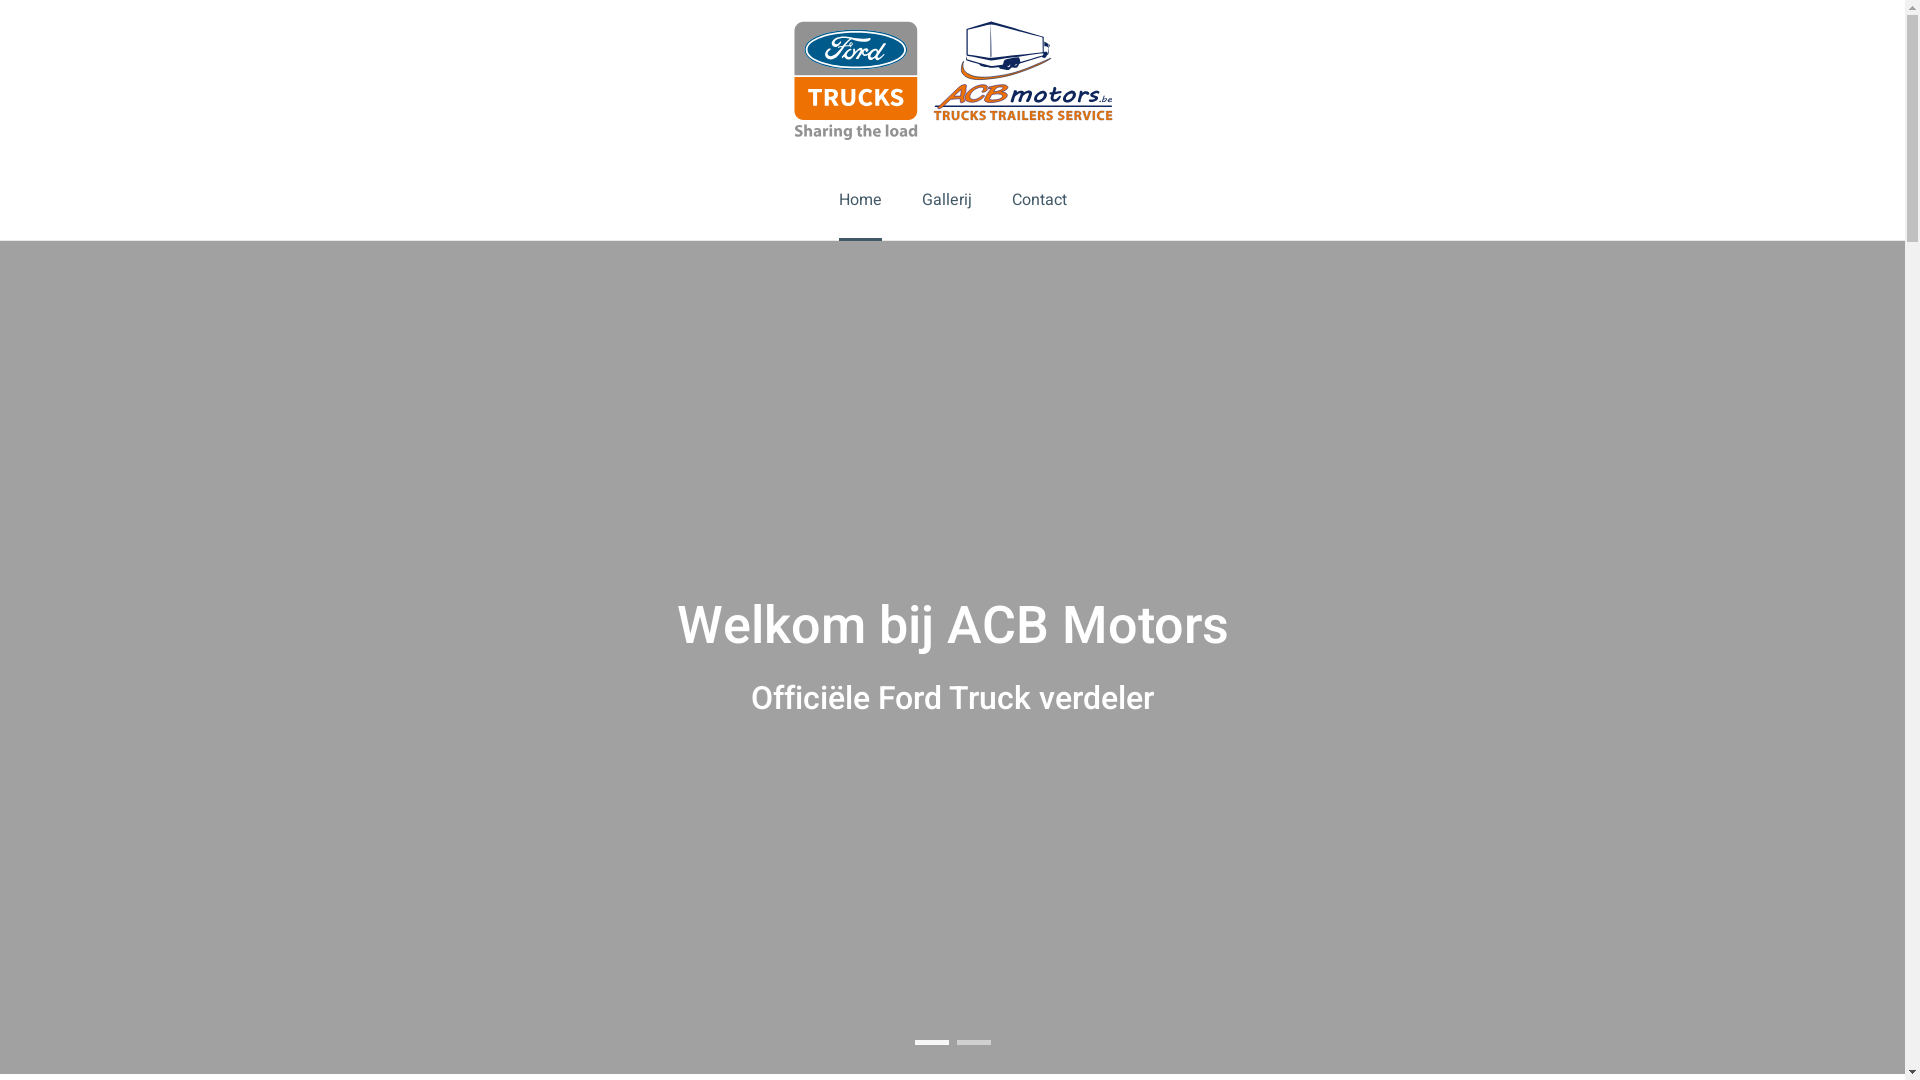  What do you see at coordinates (973, 1041) in the screenshot?
I see `'The new big` at bounding box center [973, 1041].